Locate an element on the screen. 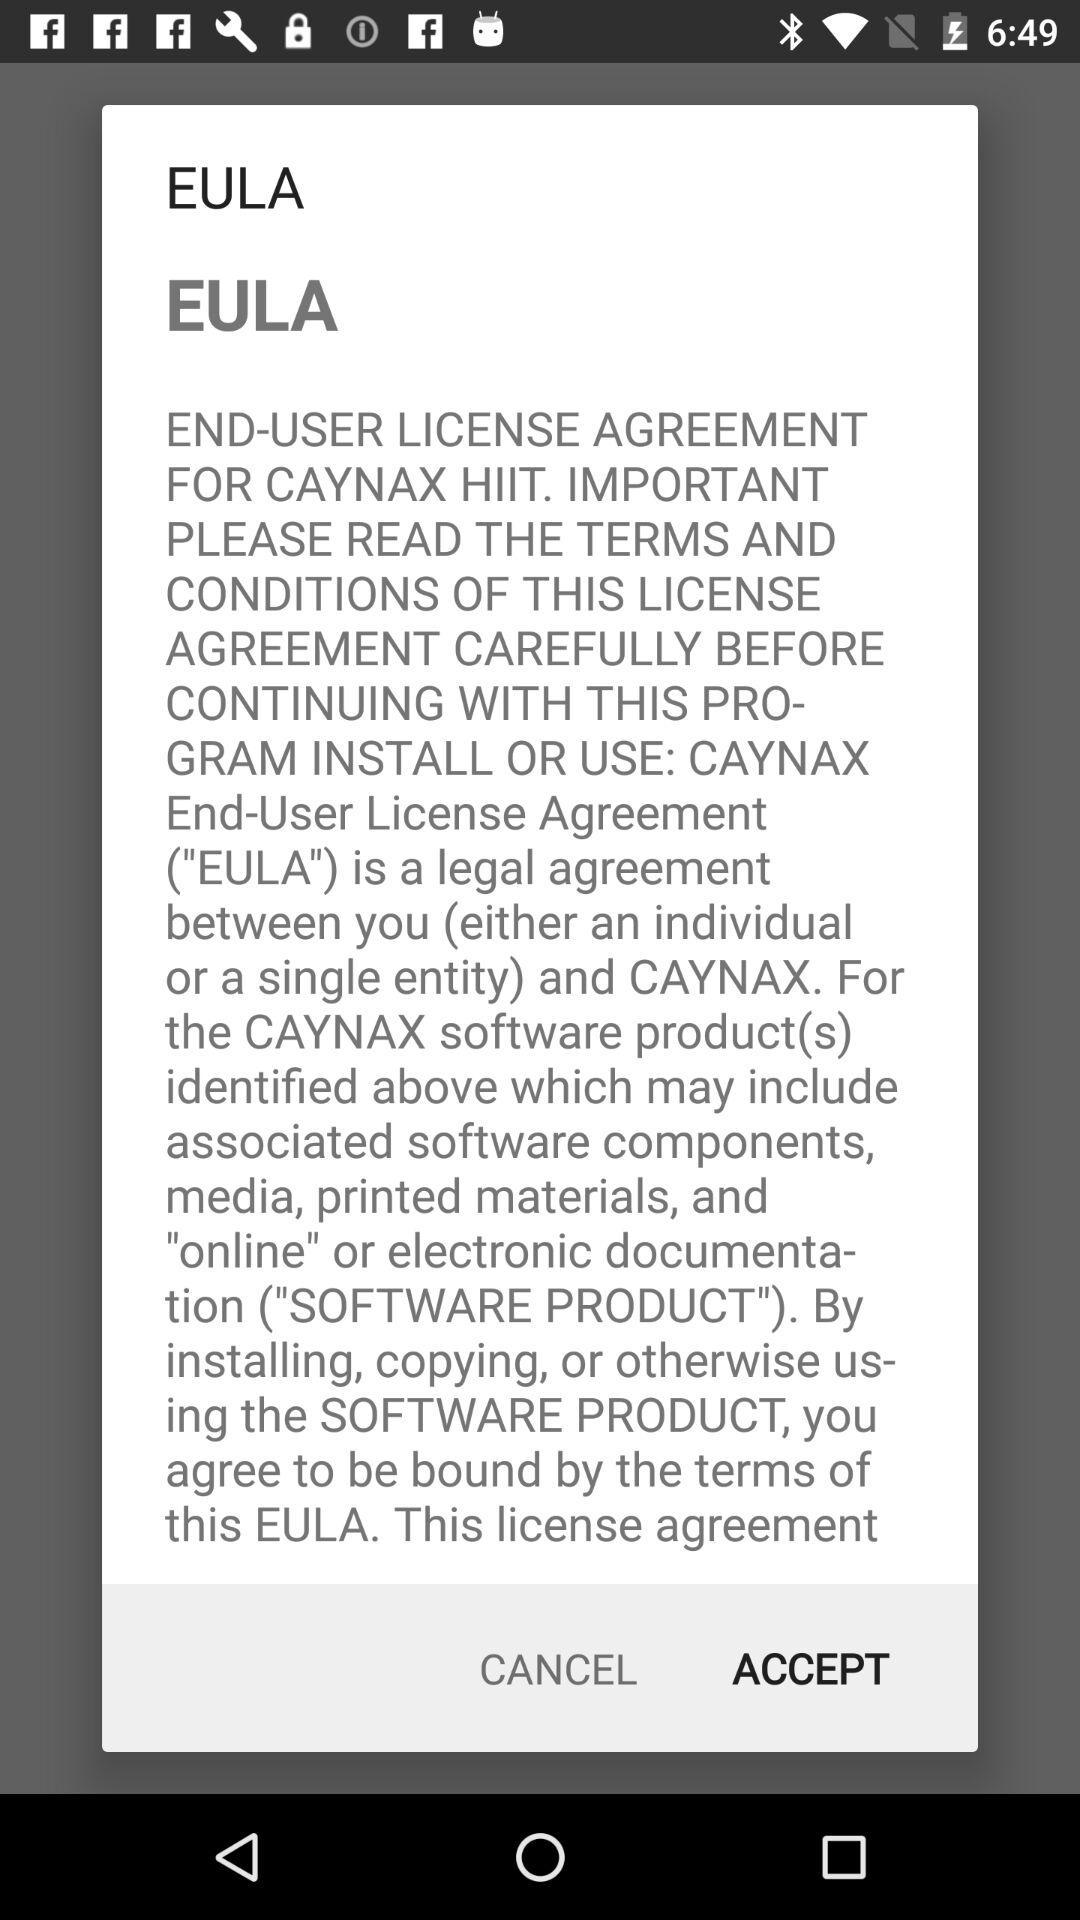  cancel icon is located at coordinates (558, 1668).